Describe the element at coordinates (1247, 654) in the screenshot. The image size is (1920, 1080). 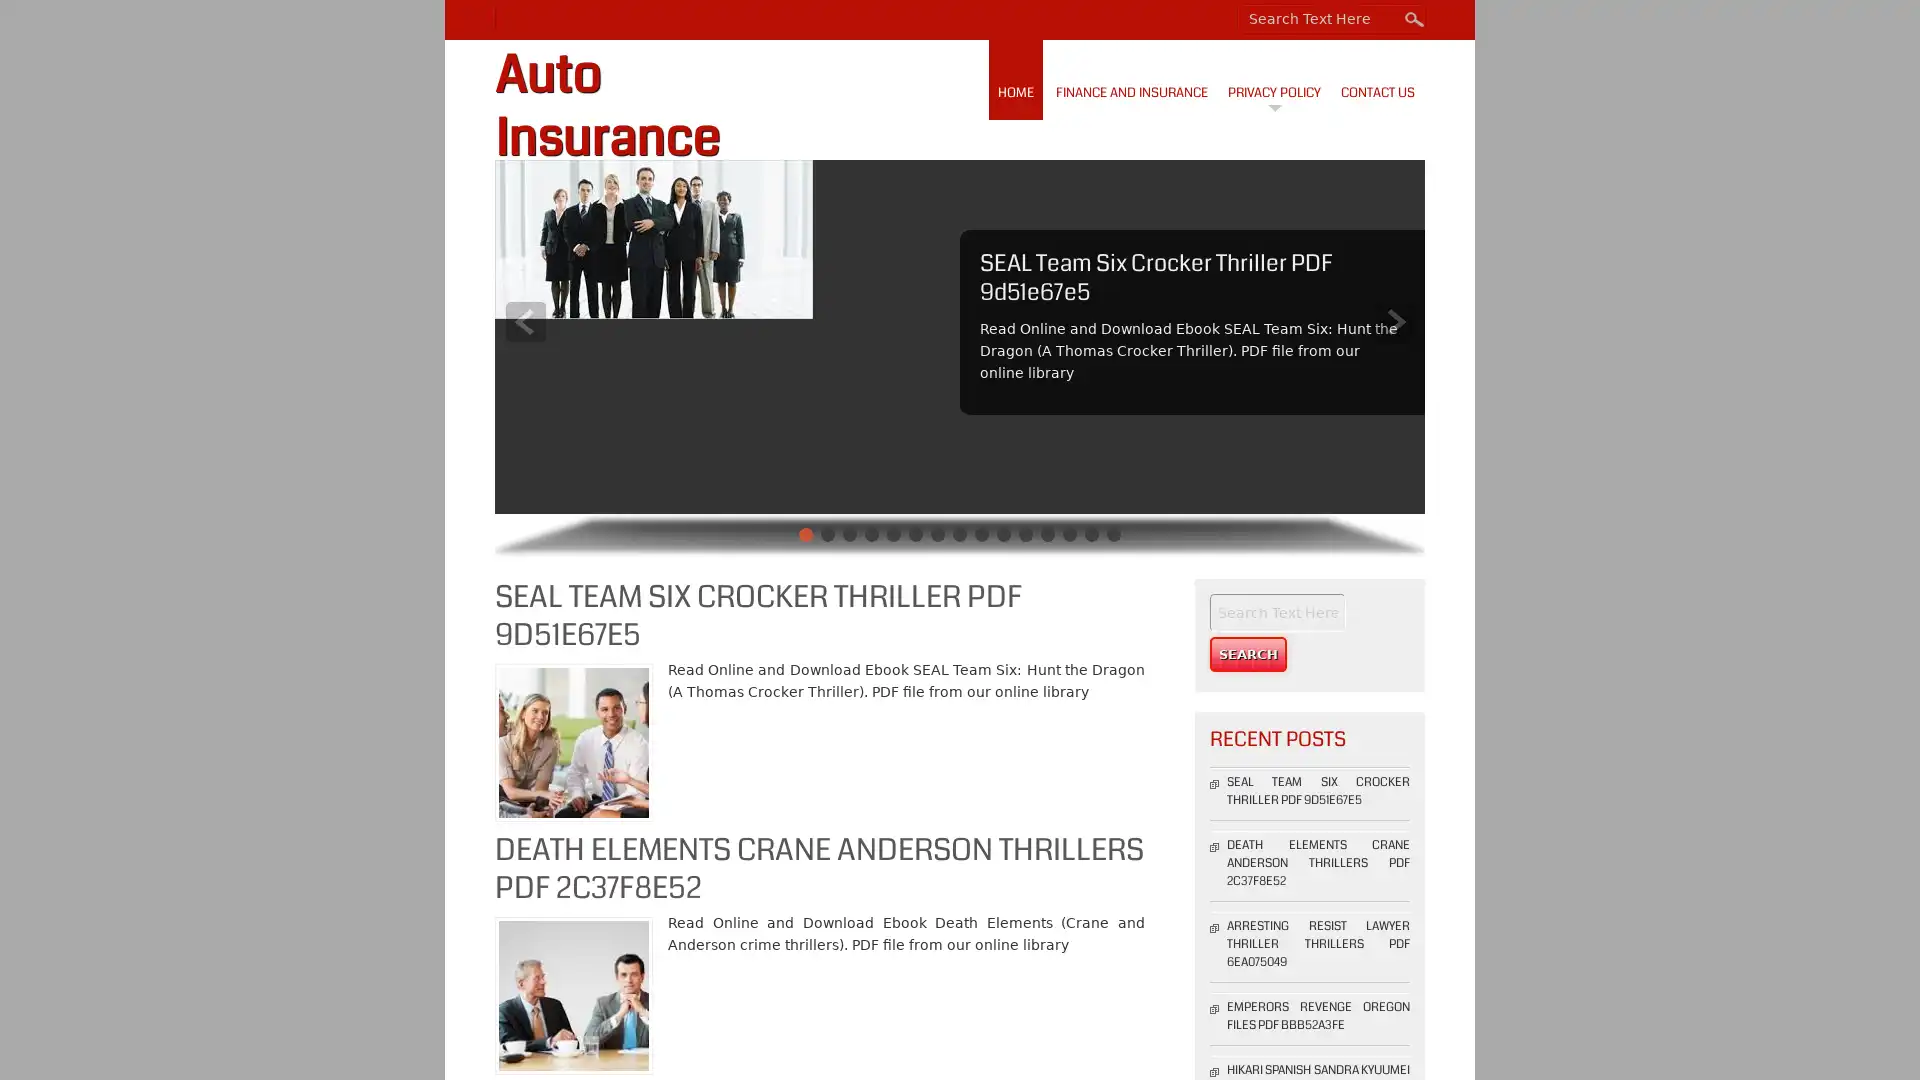
I see `Search` at that location.